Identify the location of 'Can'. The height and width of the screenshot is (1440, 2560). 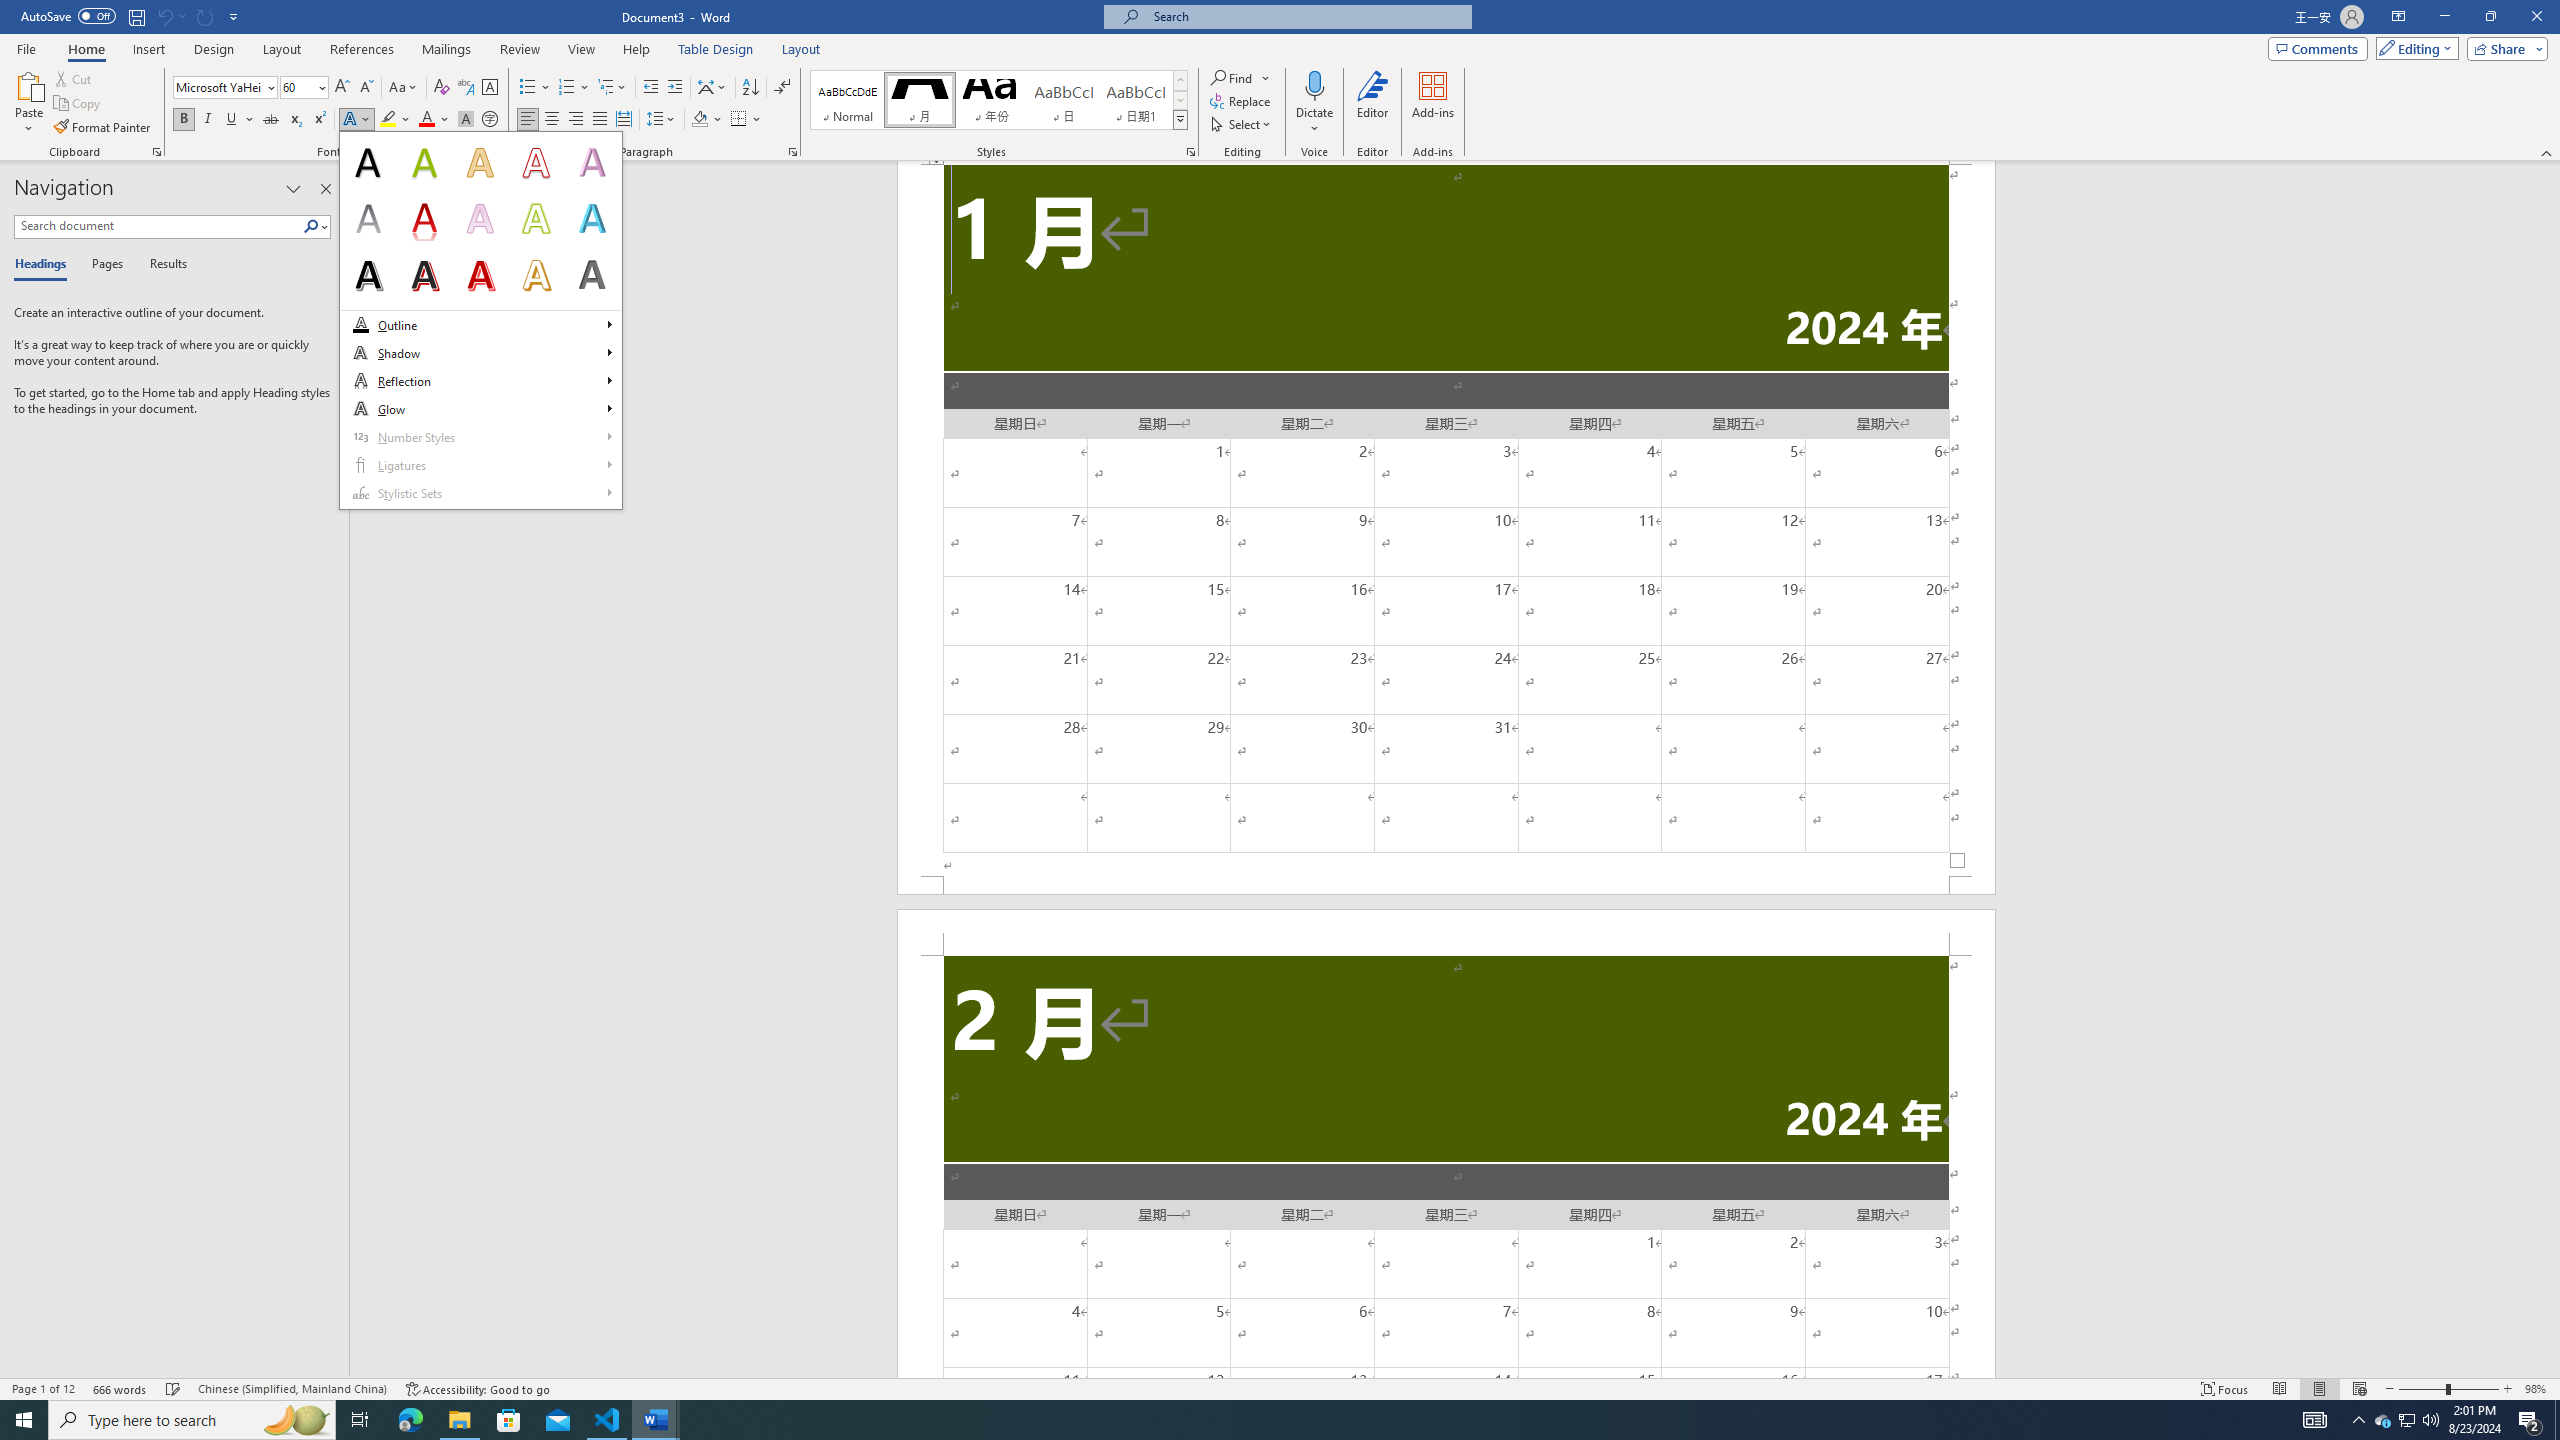
(163, 15).